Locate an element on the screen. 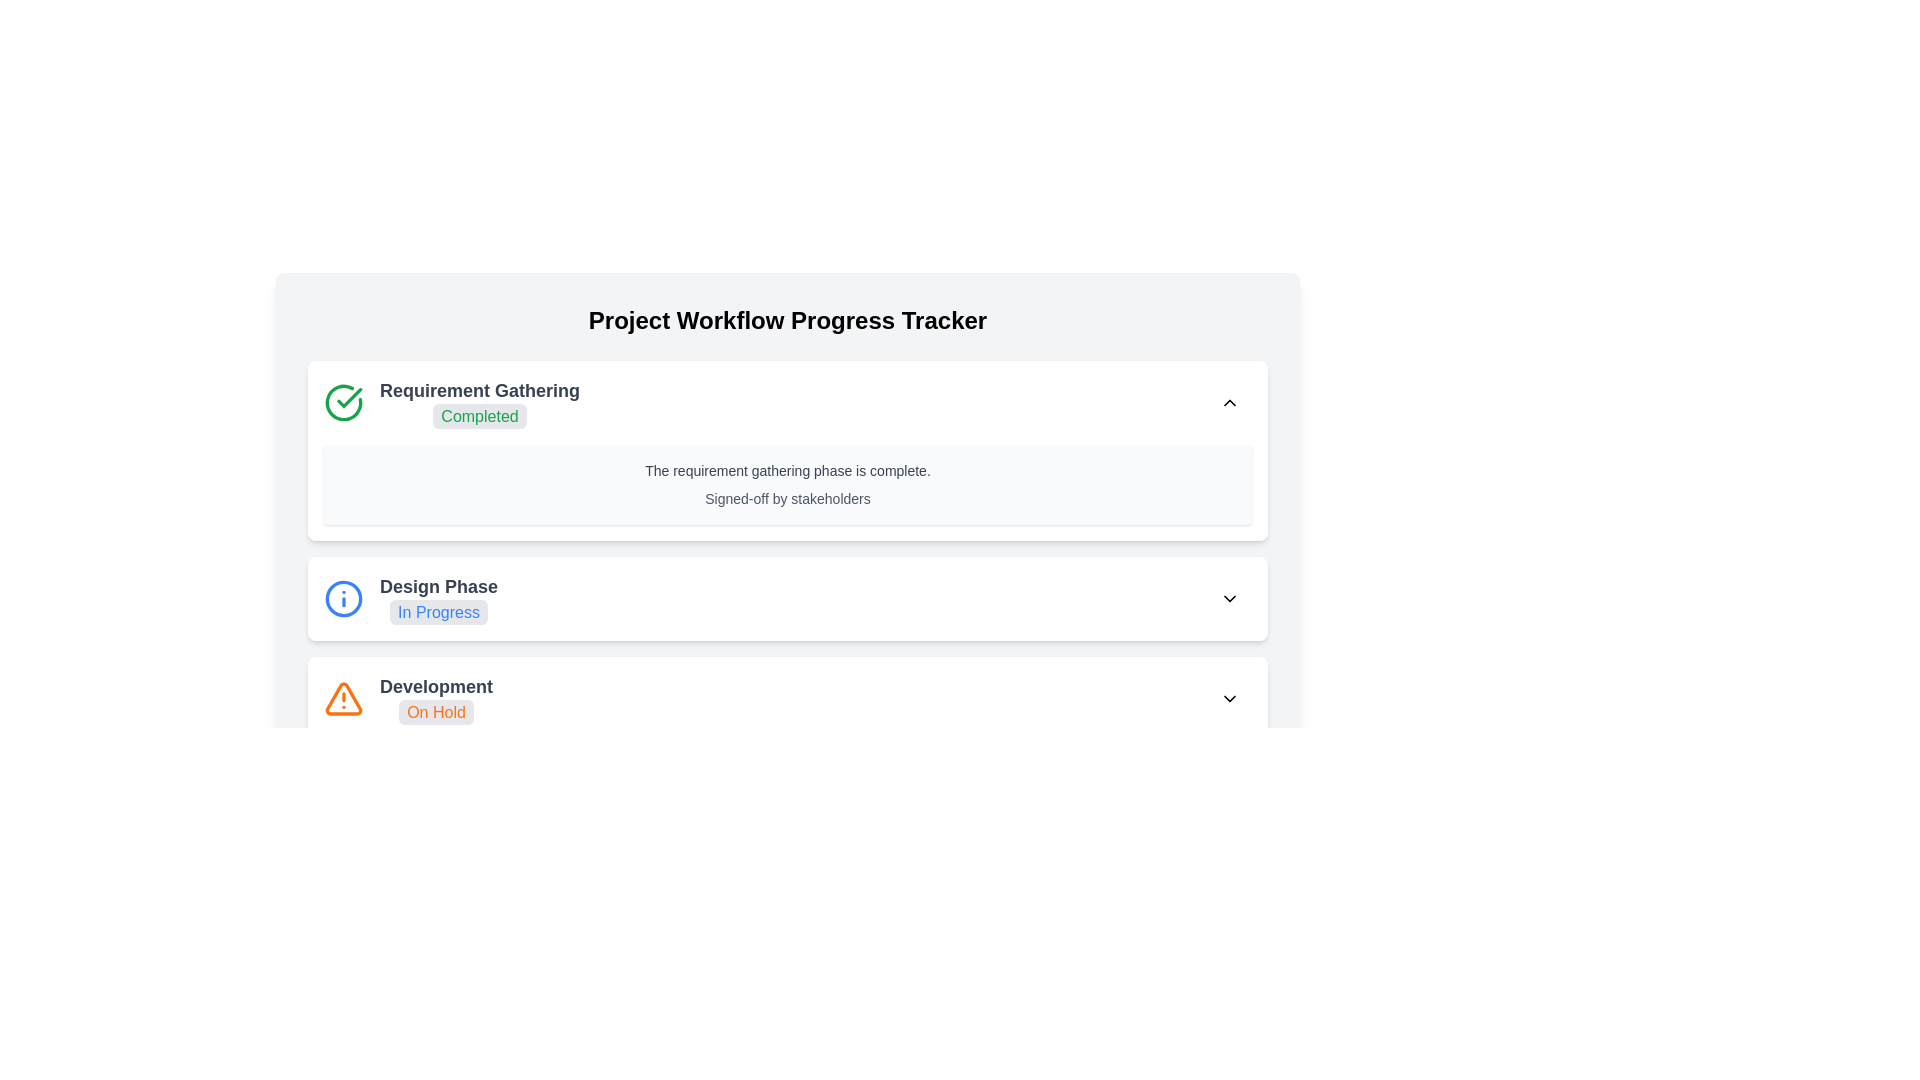  the equilateral triangle-shaped icon with an orange border and an exclamation mark, located to the left of the 'Development' text in the 'Project Workflow Progress Tracker' is located at coordinates (344, 697).